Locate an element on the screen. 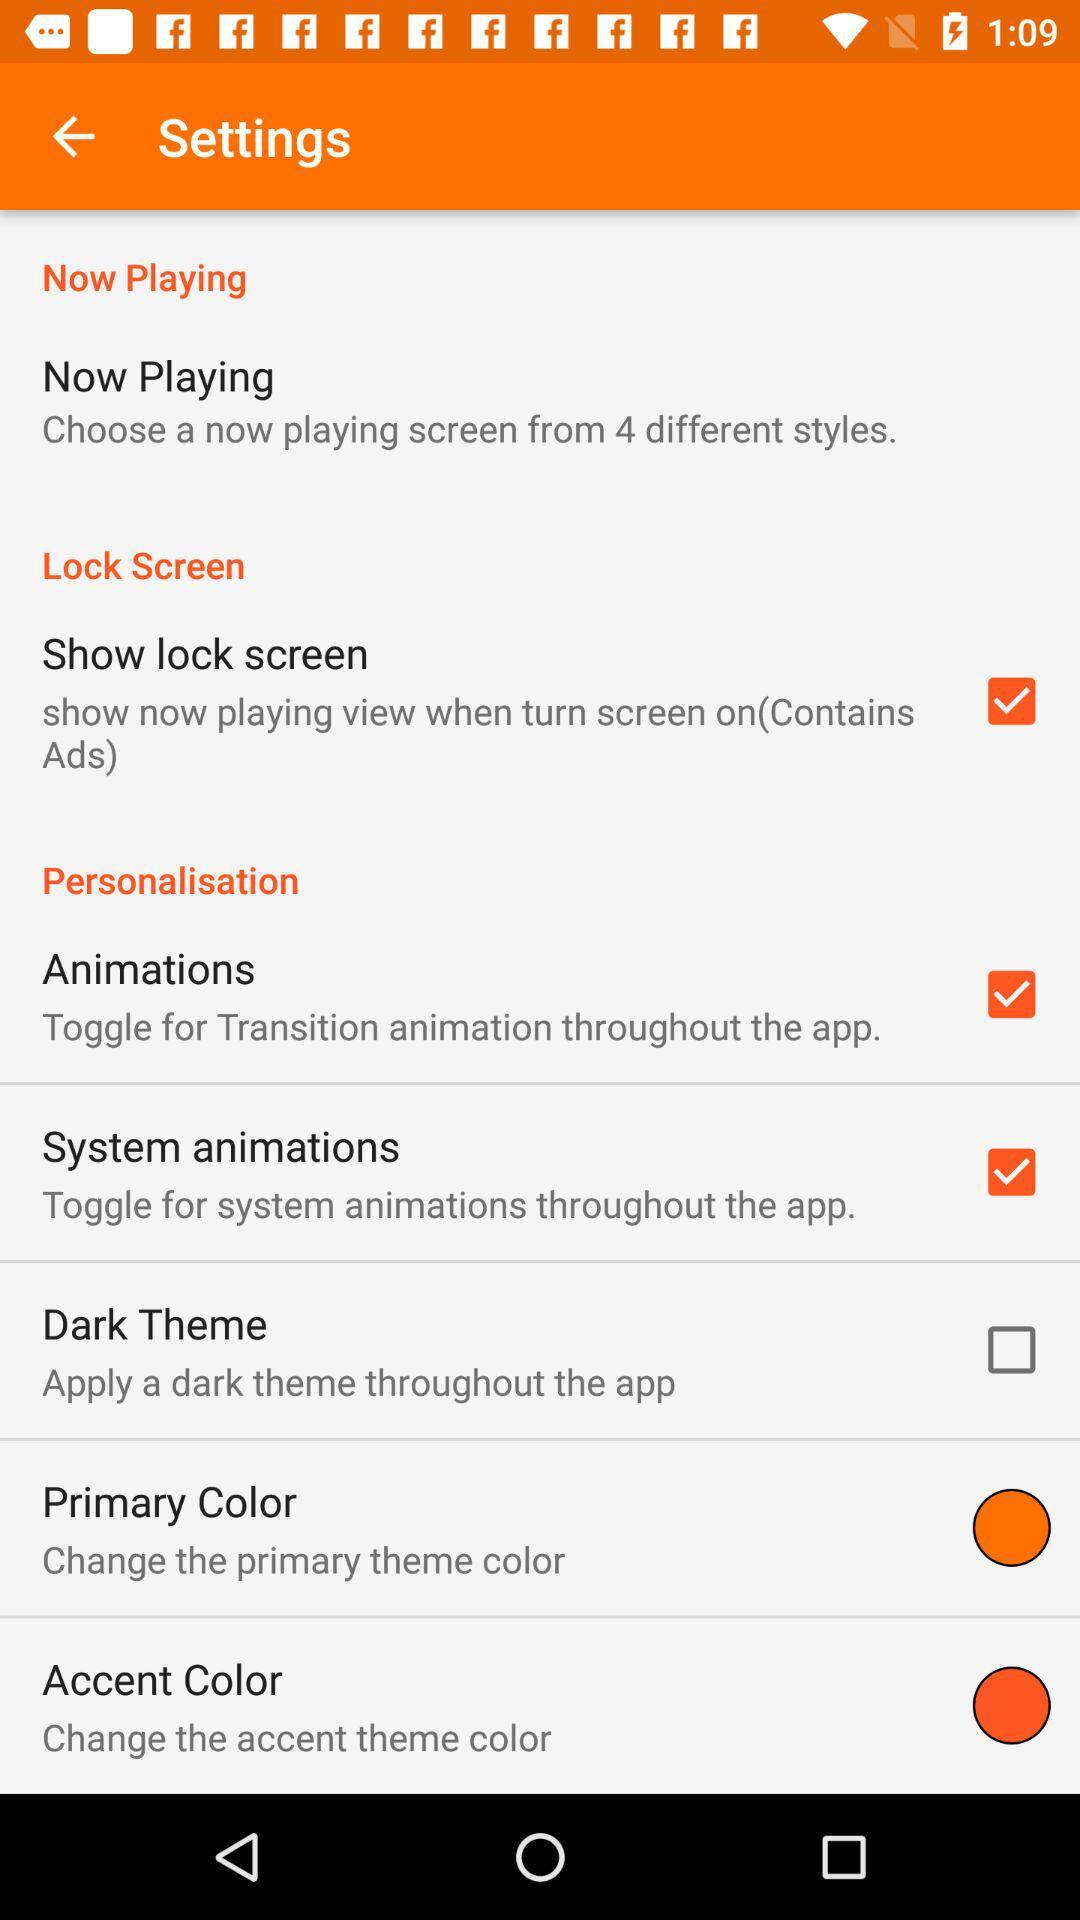  the icon below the dark theme icon is located at coordinates (357, 1380).